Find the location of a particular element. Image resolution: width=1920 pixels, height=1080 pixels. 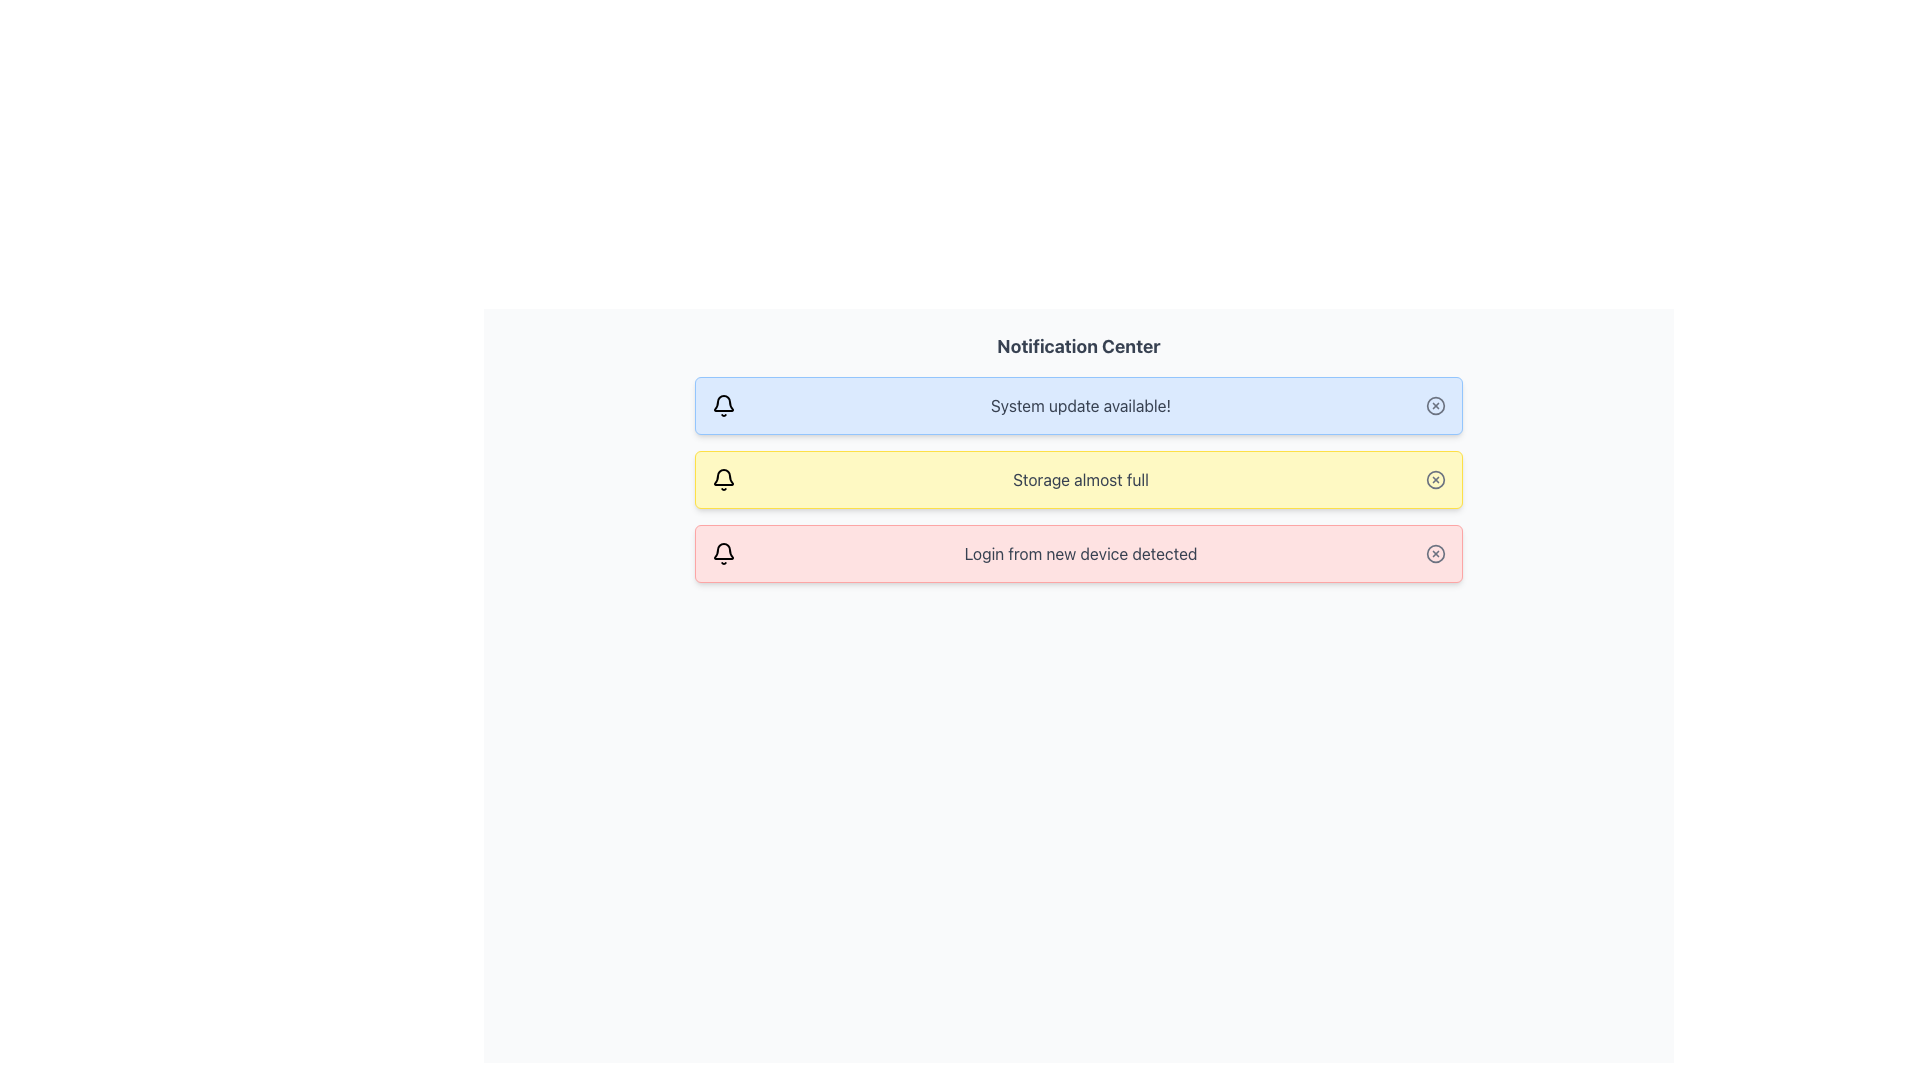

the SVG Circle element that represents the close button in the yellow 'Storage almost full' notification card, located at the top-right corner is located at coordinates (1434, 479).